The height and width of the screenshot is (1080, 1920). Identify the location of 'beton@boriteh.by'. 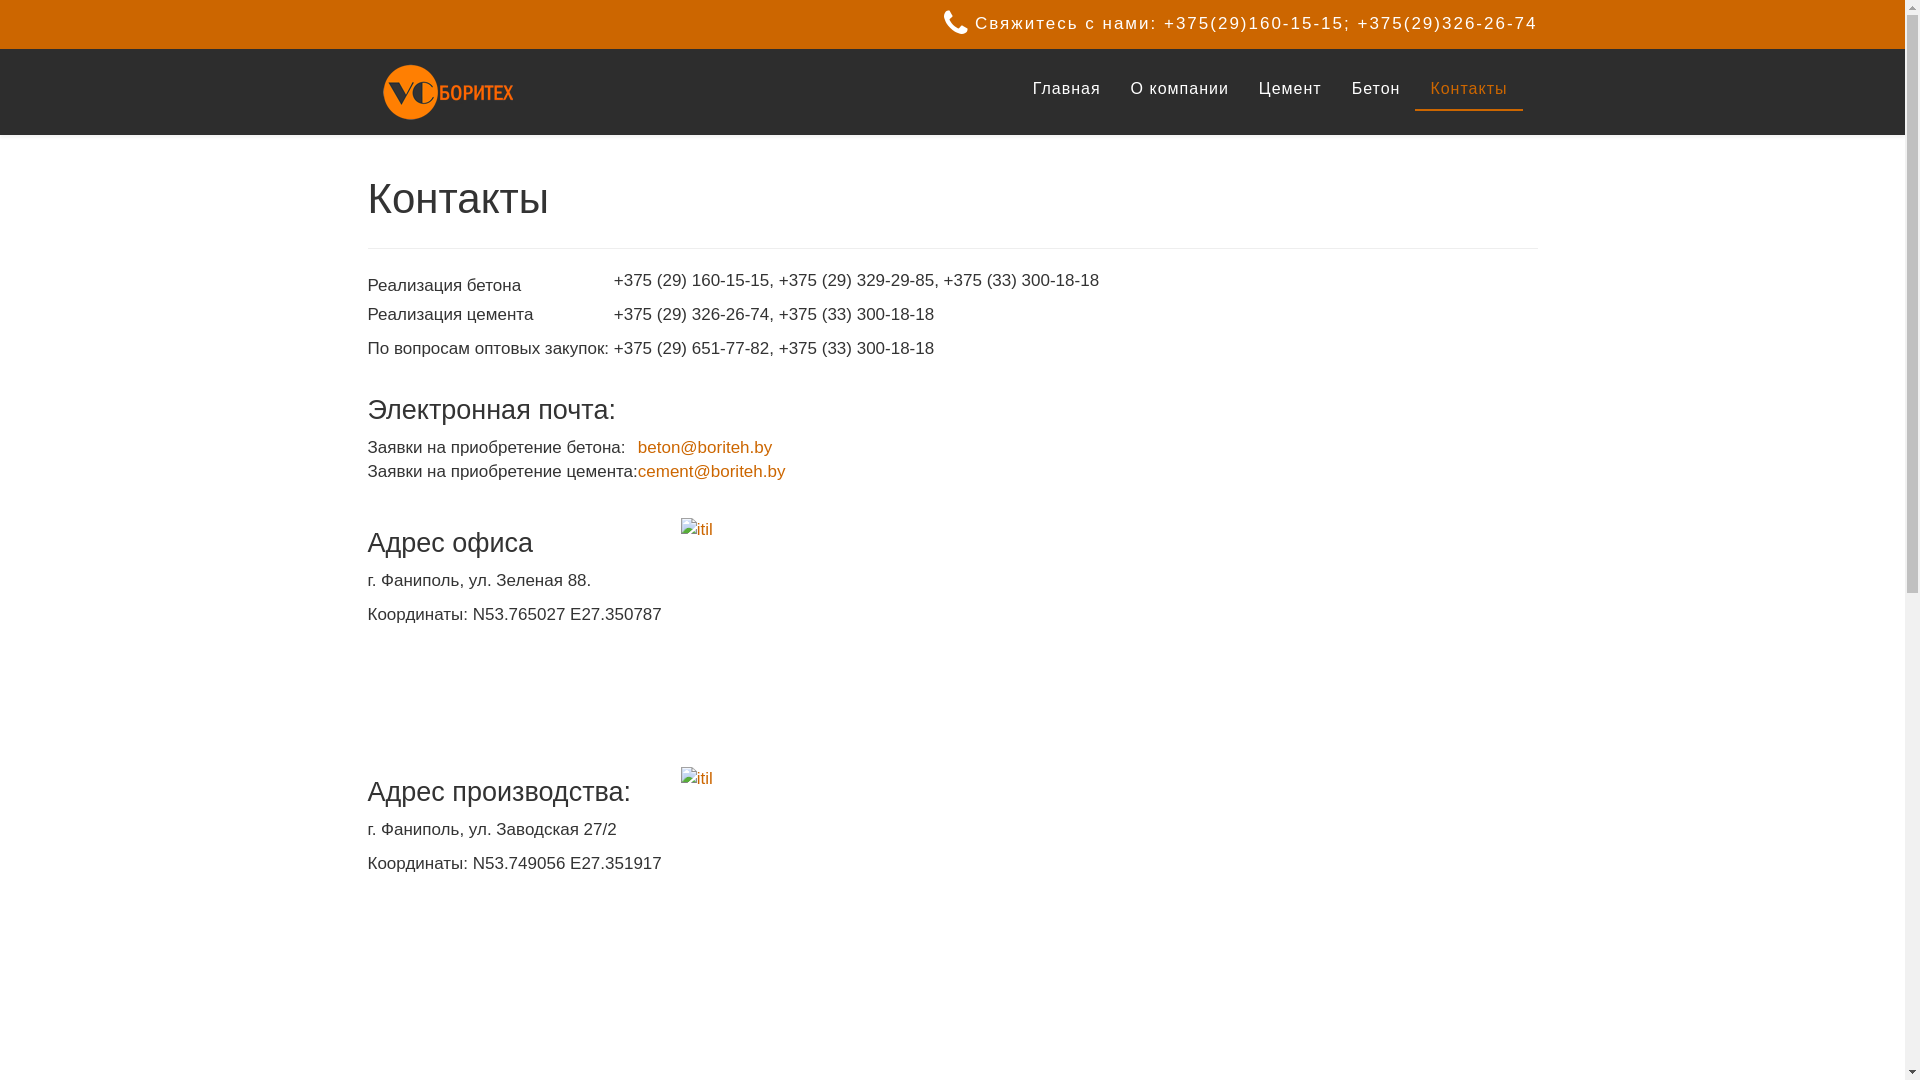
(705, 446).